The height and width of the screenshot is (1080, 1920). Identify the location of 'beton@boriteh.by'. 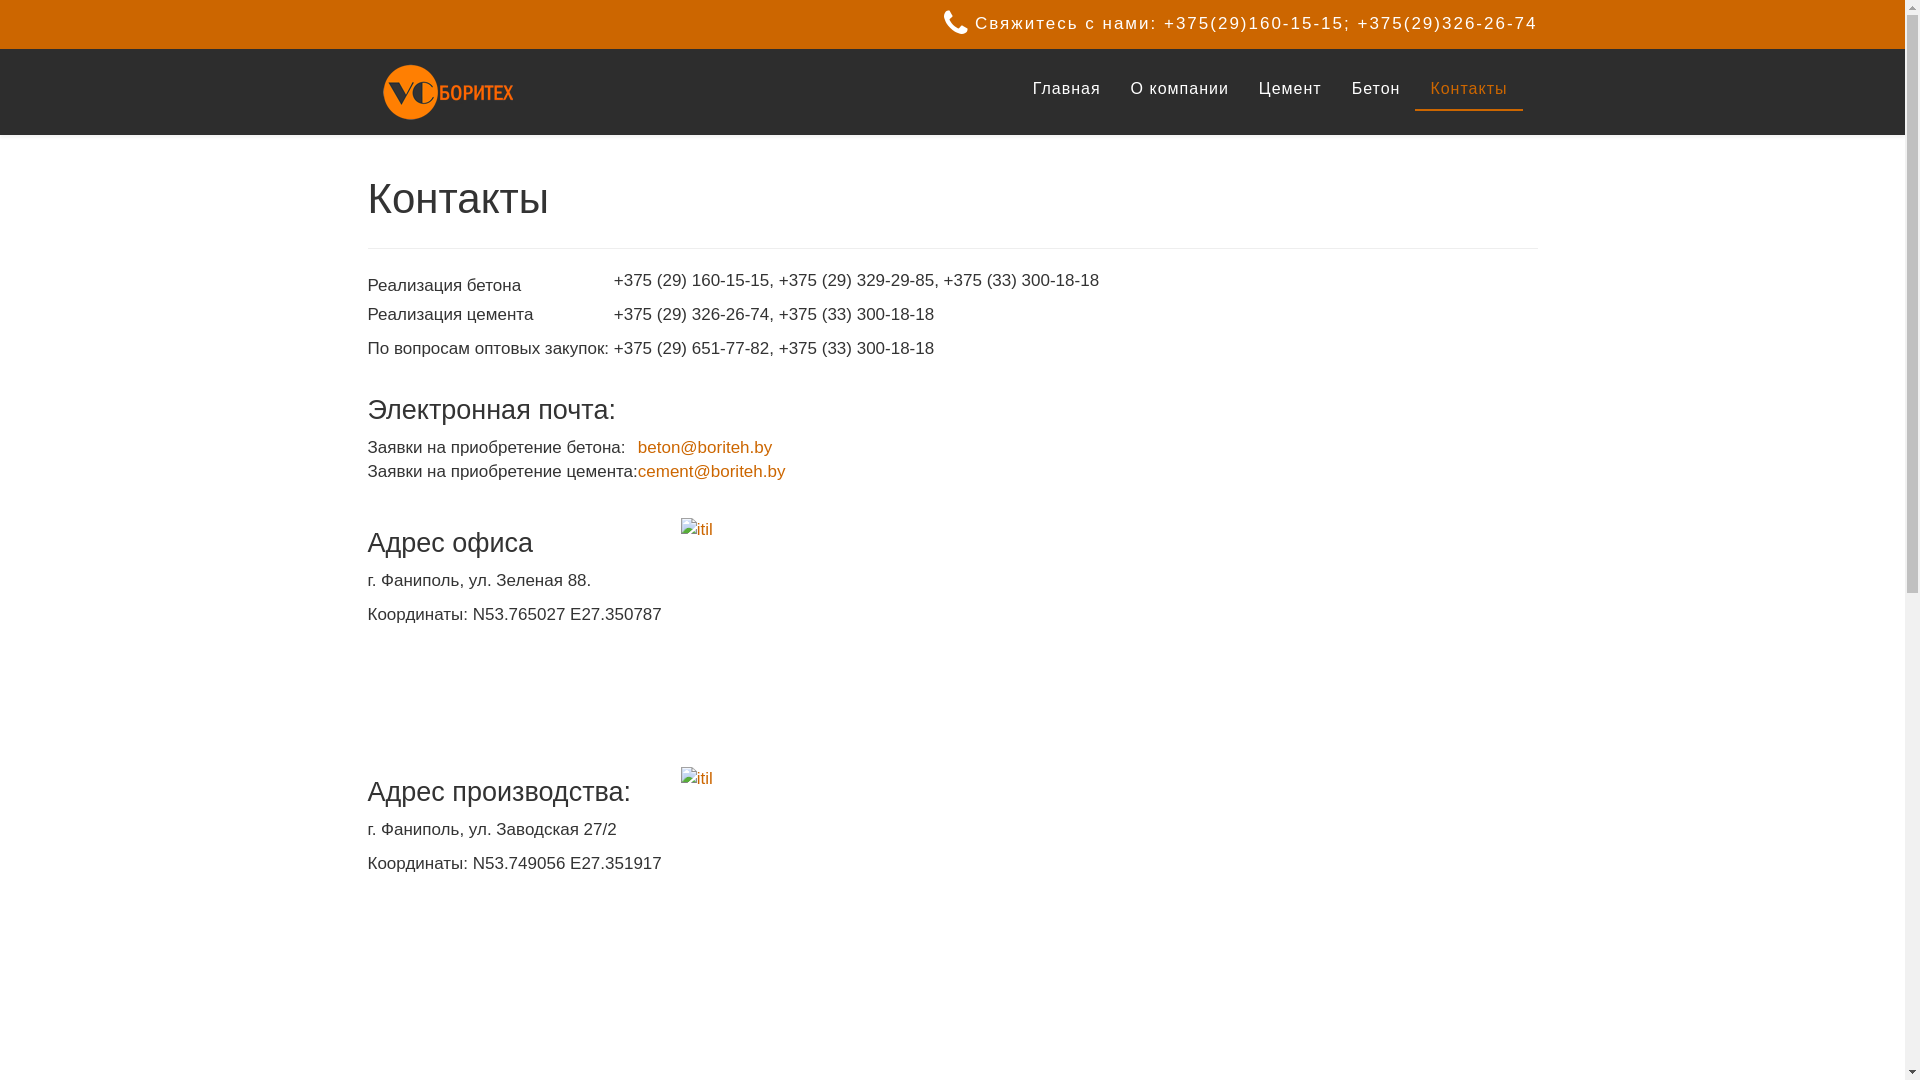
(705, 446).